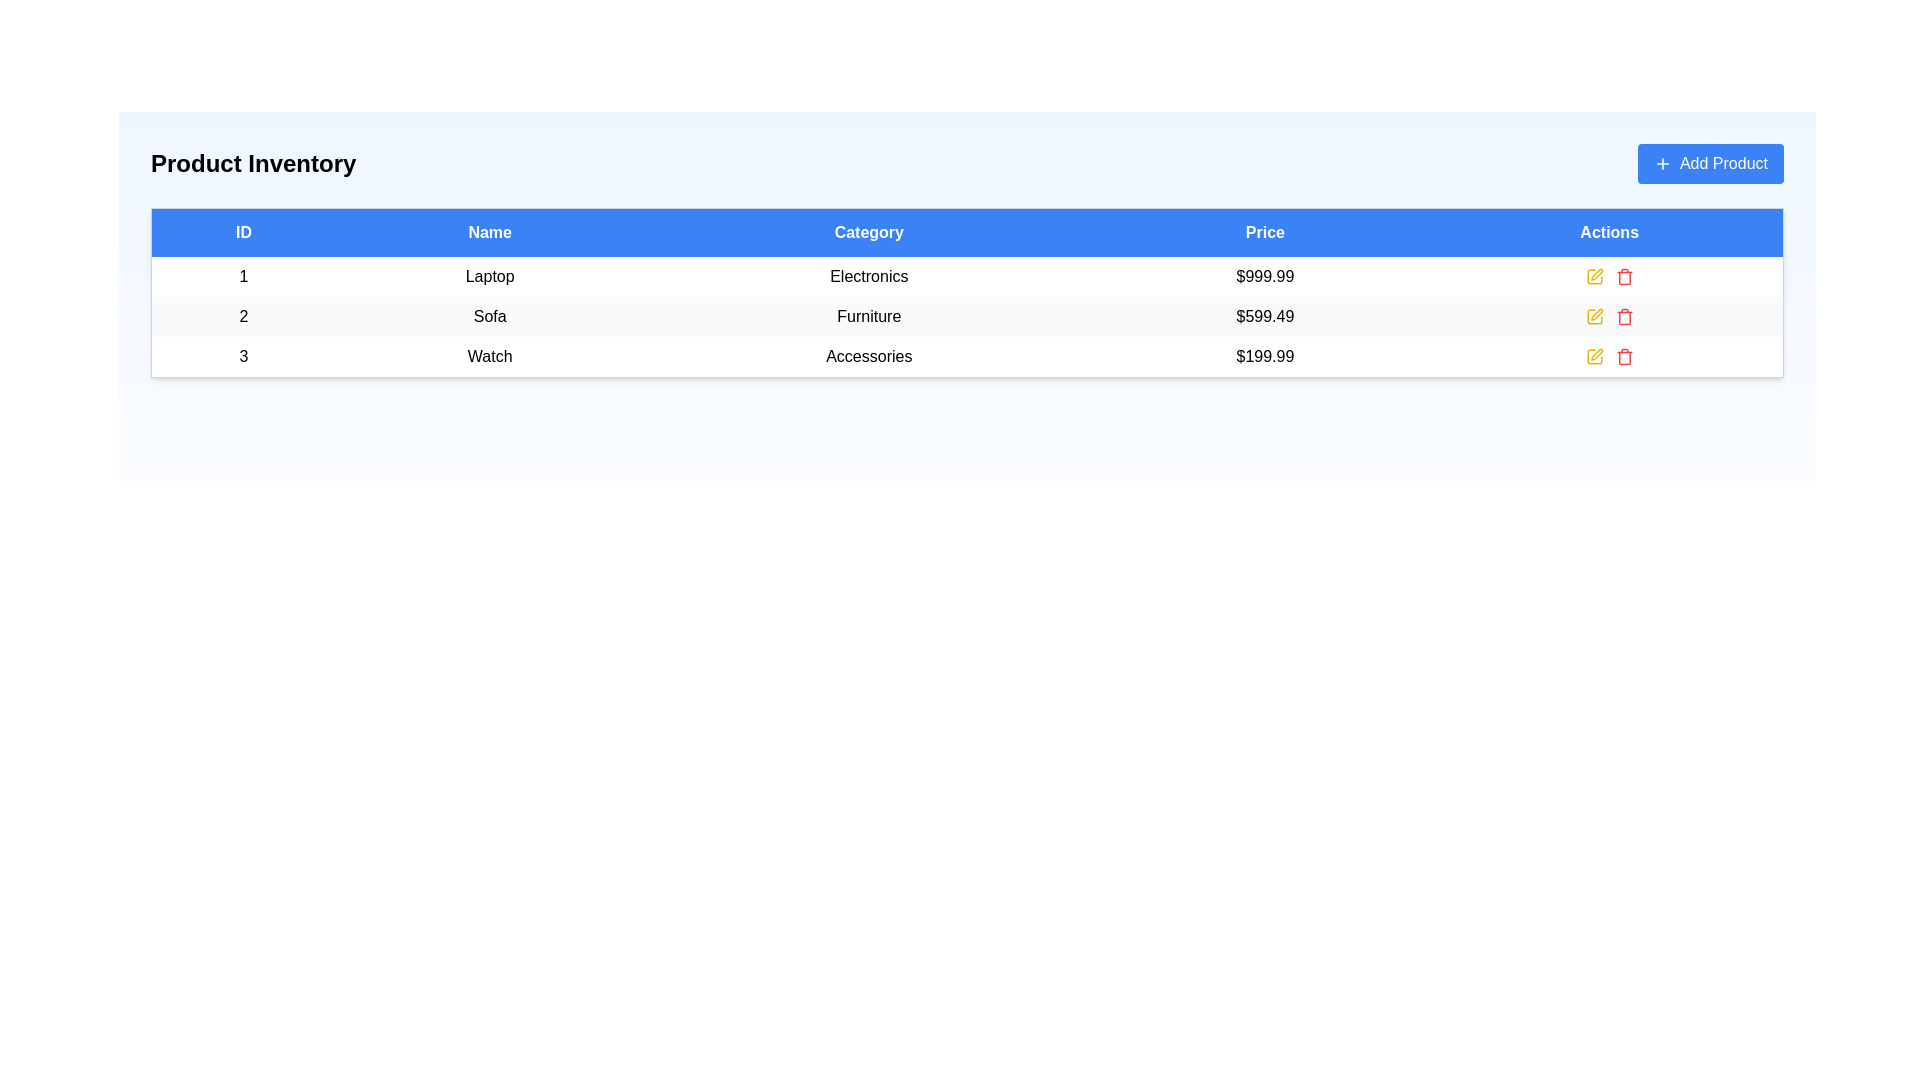 The height and width of the screenshot is (1080, 1920). What do you see at coordinates (1593, 277) in the screenshot?
I see `the decorative SVG element representing an editing action for the 'Watch' product located in the third row of the 'Actions' column in the table` at bounding box center [1593, 277].